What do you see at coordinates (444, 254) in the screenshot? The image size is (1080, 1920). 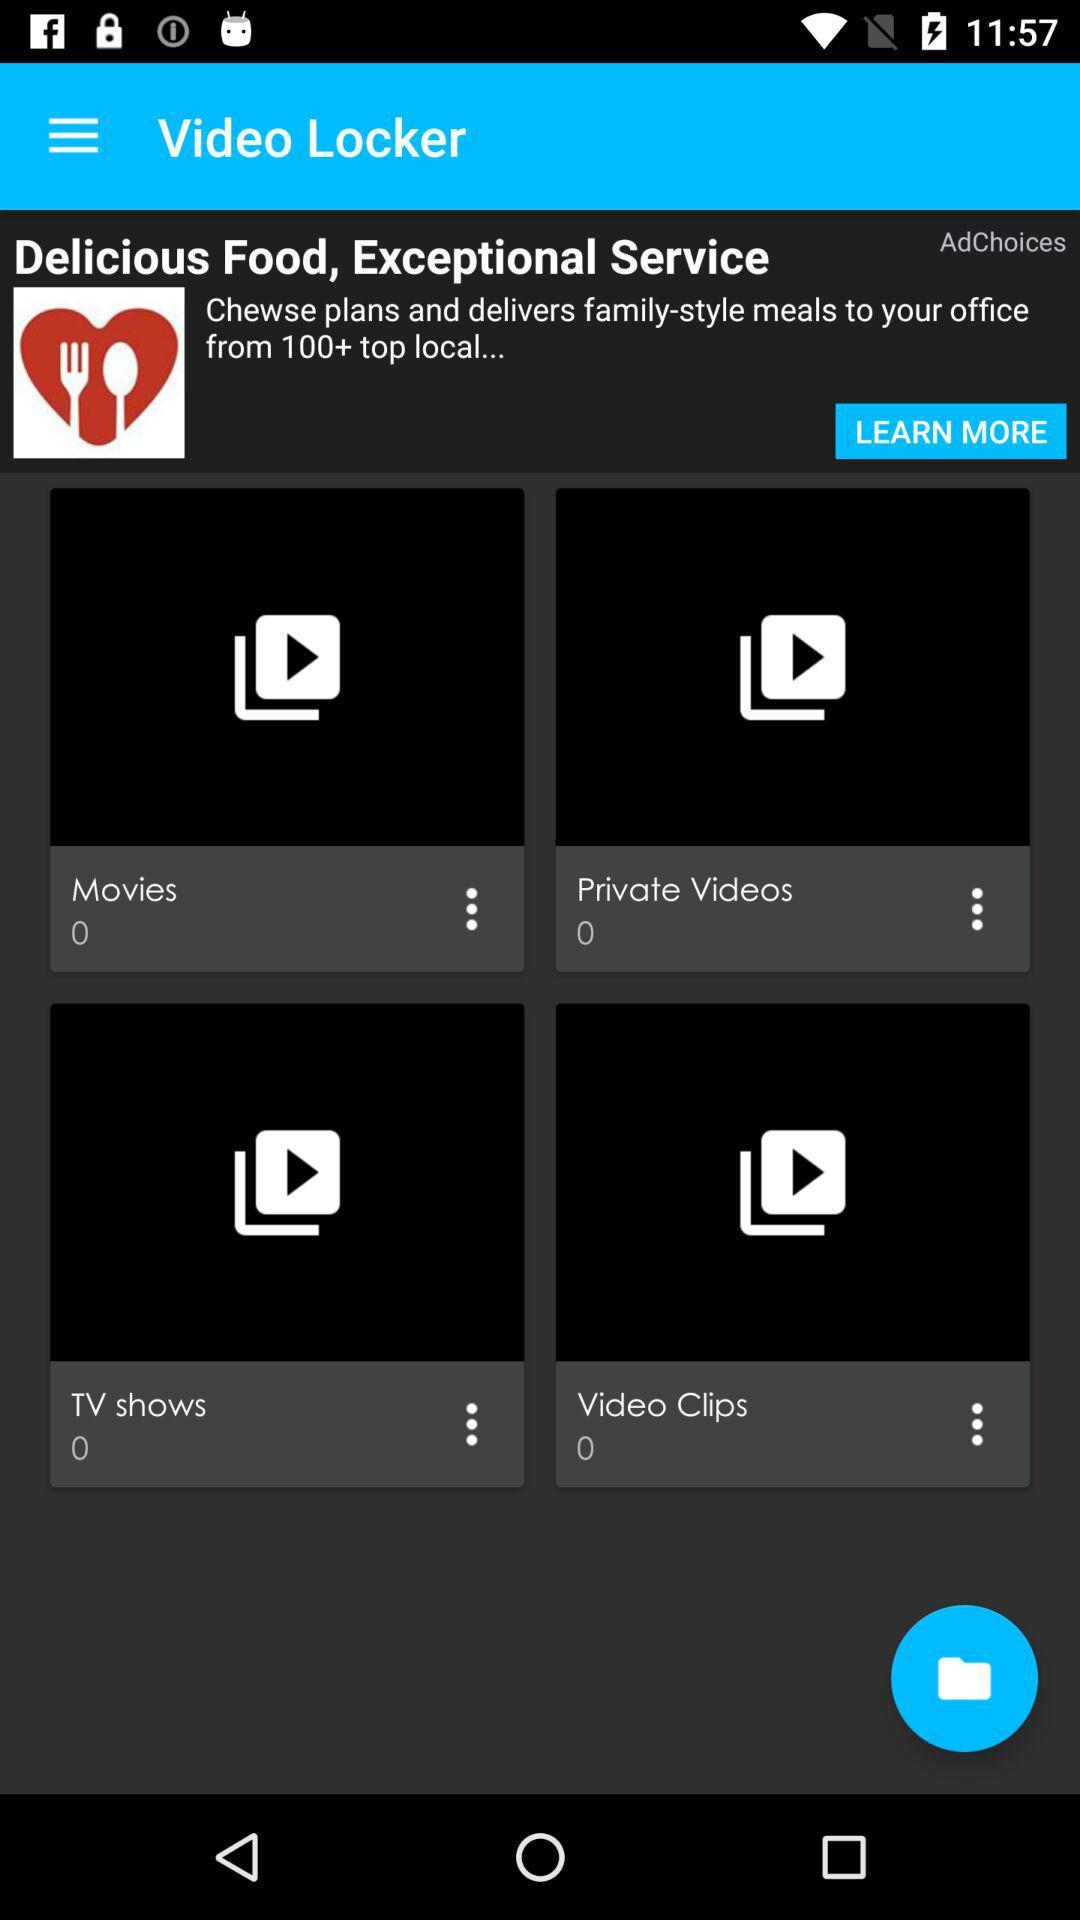 I see `item to the left of adchoices` at bounding box center [444, 254].